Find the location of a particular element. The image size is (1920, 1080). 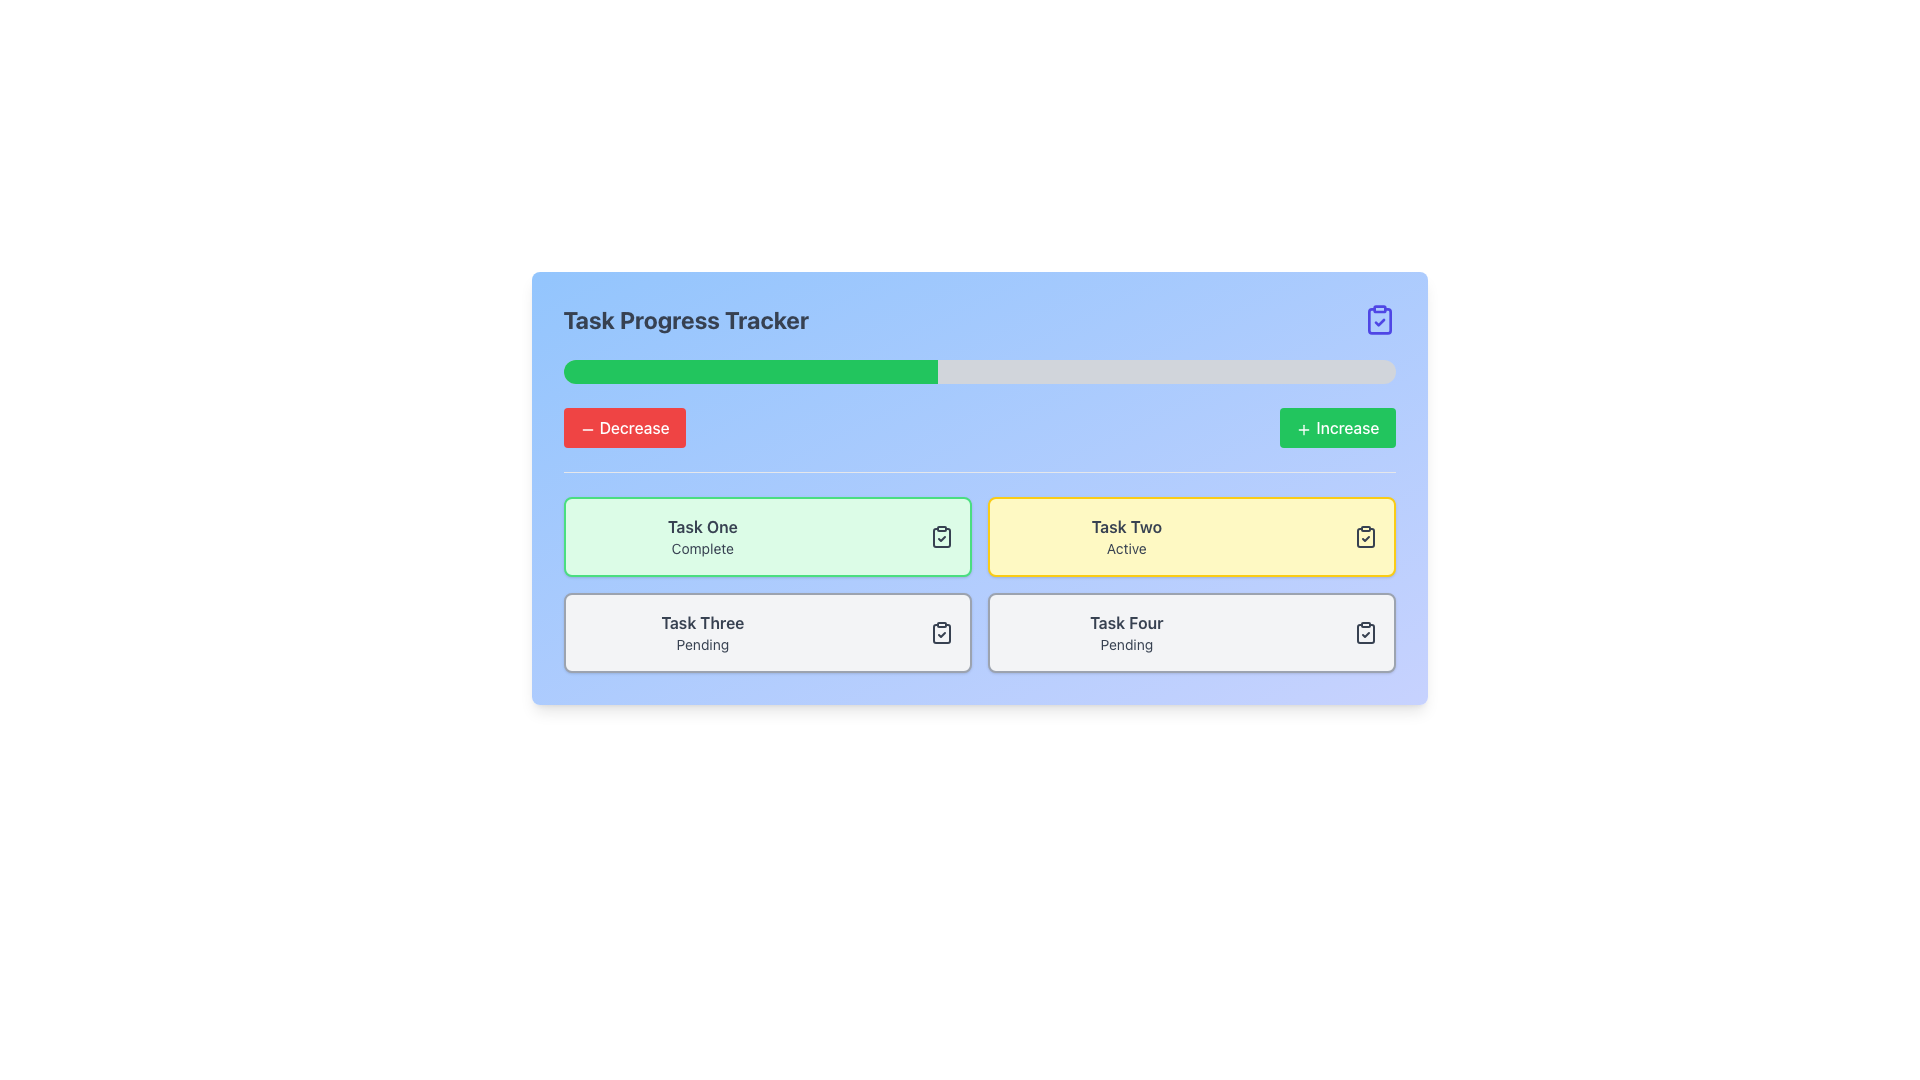

the bold text labeled 'Task Progress Tracker' located at the top-left of the interface, which is part of a banner-like area and precedes a clipboard icon is located at coordinates (686, 319).